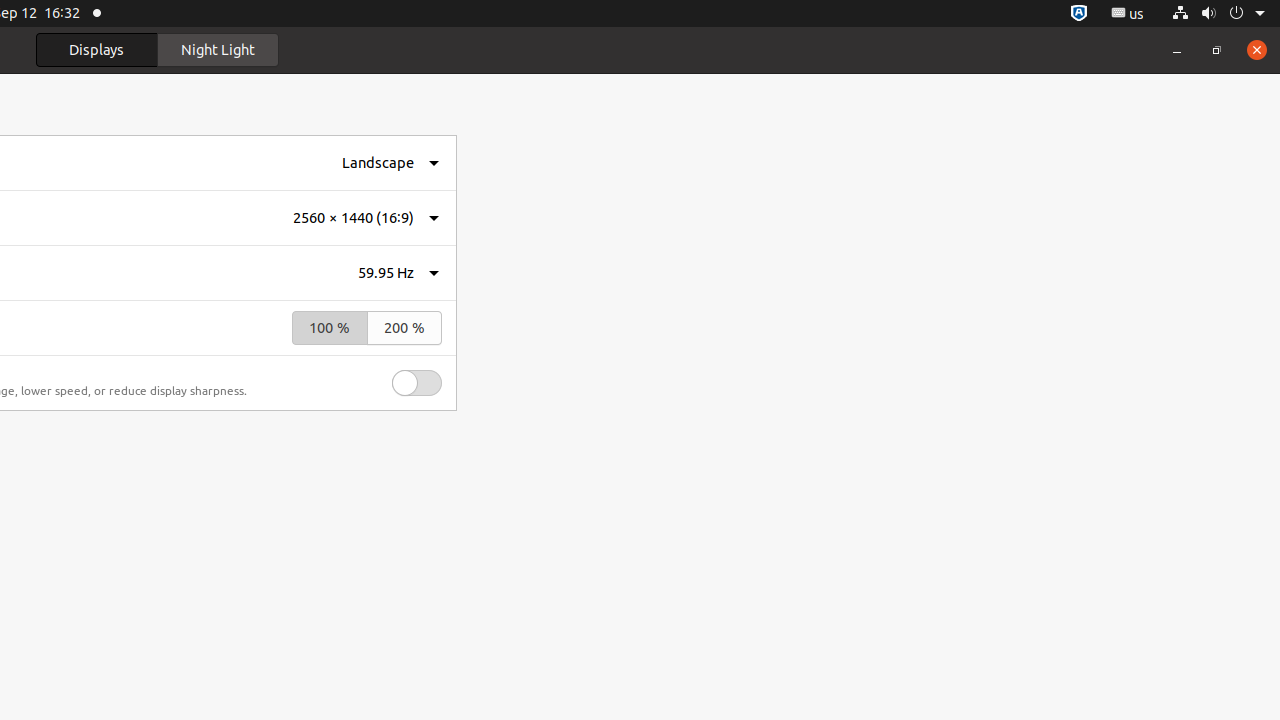 The width and height of the screenshot is (1280, 720). I want to click on '200 %', so click(403, 327).